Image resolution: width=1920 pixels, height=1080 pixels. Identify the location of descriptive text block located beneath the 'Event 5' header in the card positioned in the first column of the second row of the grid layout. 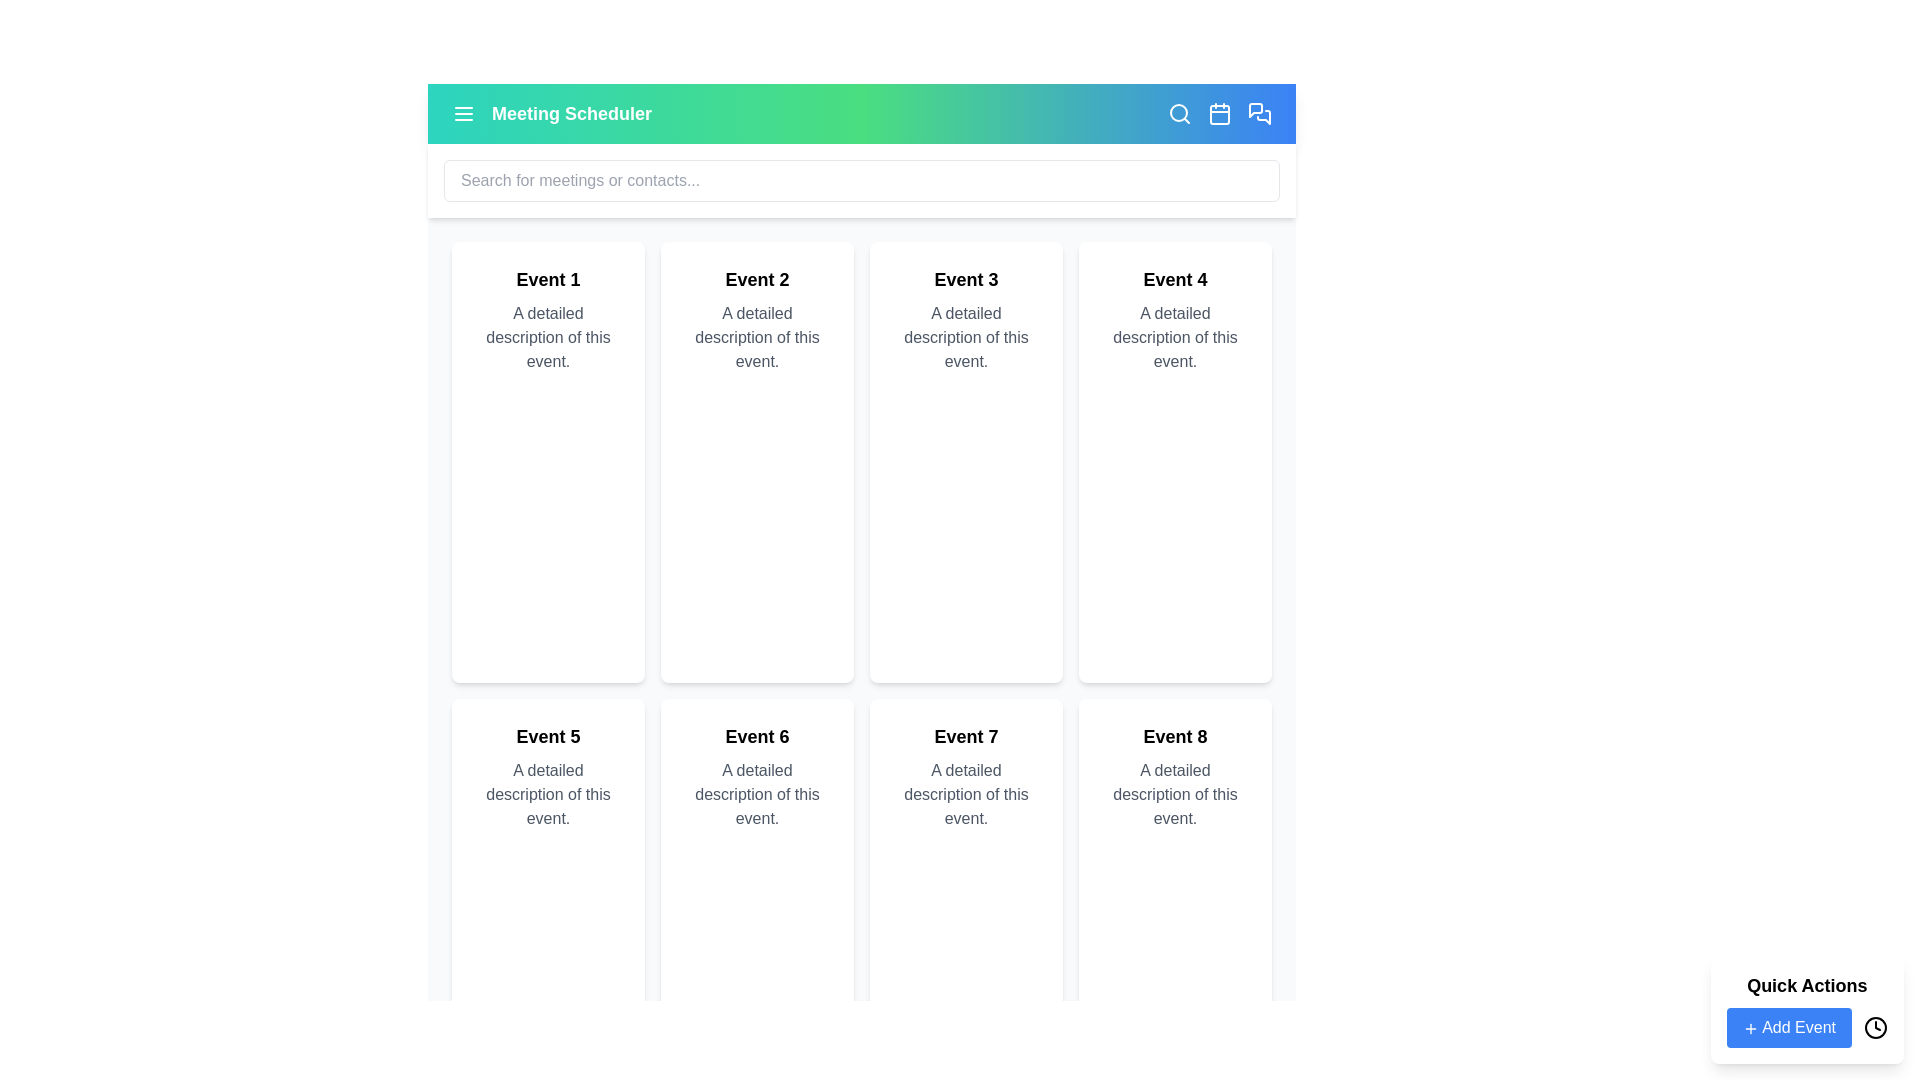
(548, 793).